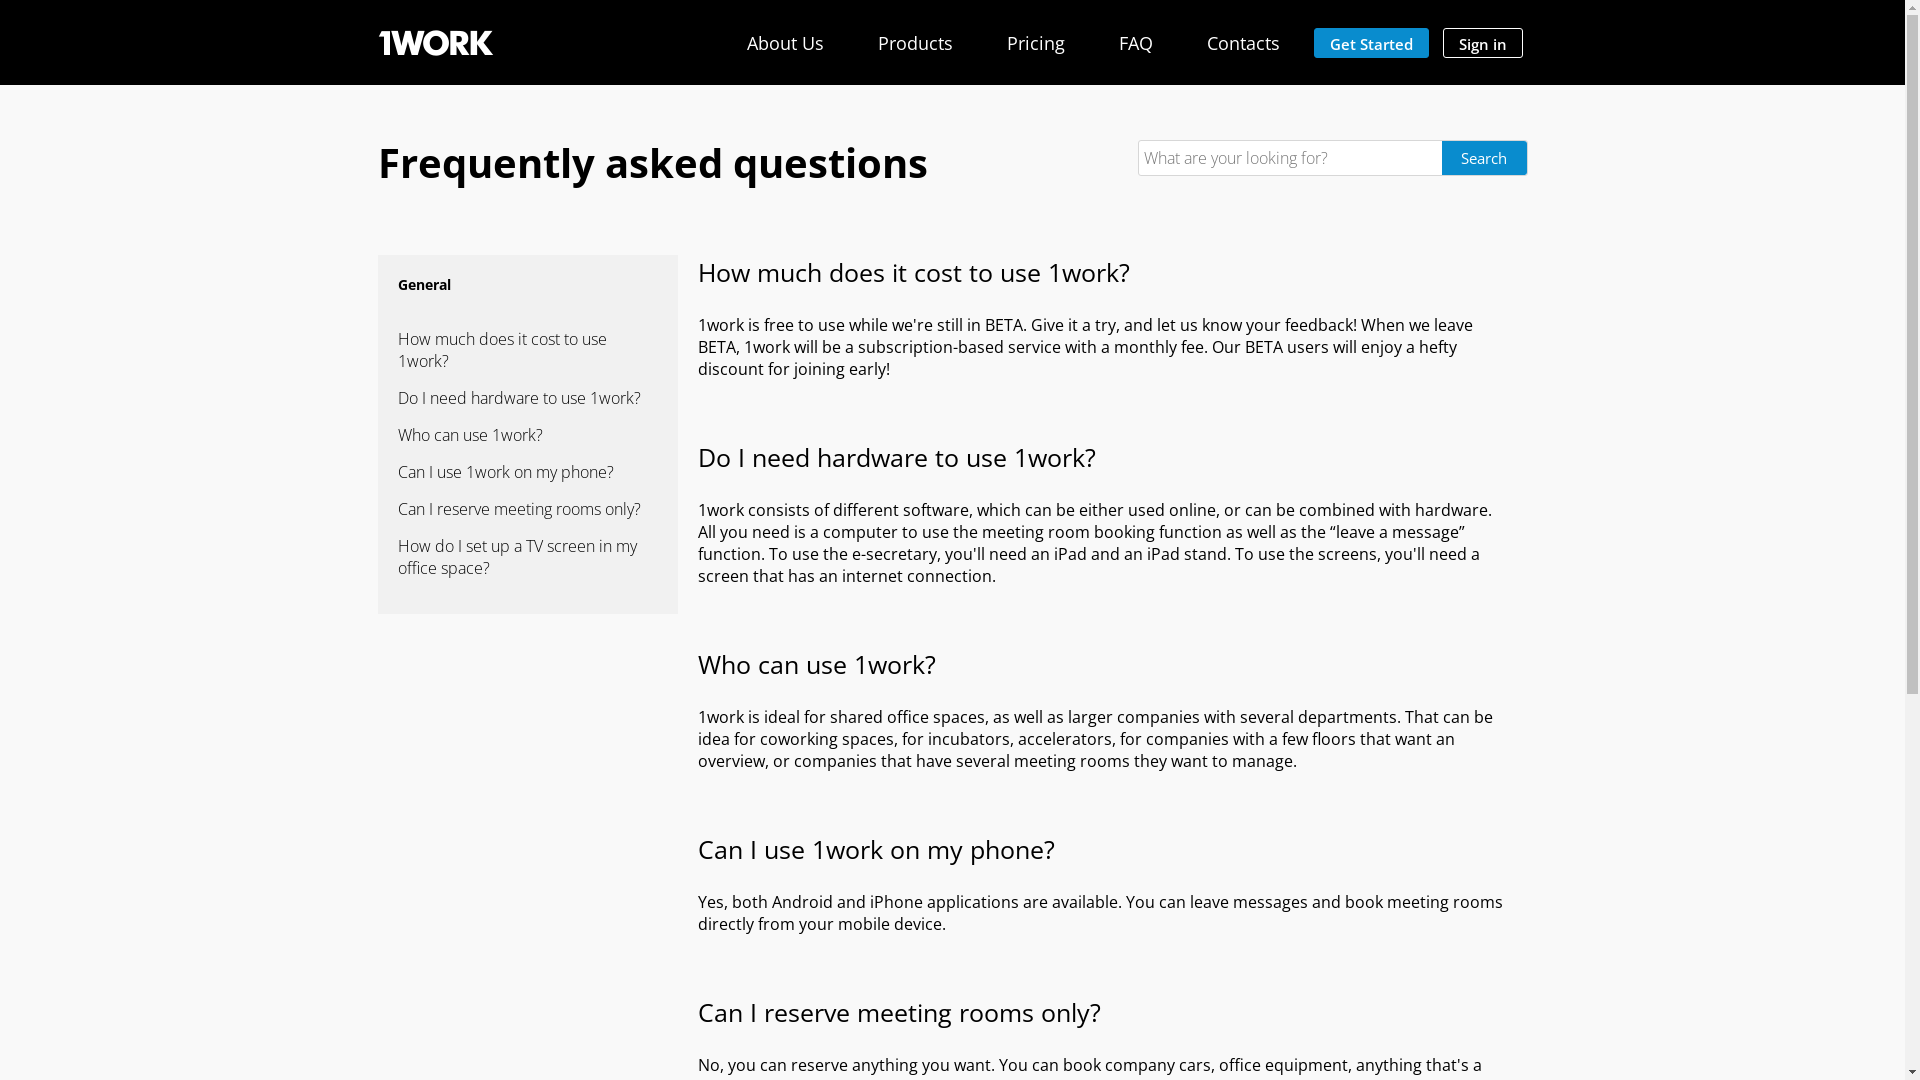  I want to click on 'Get Started', so click(1314, 42).